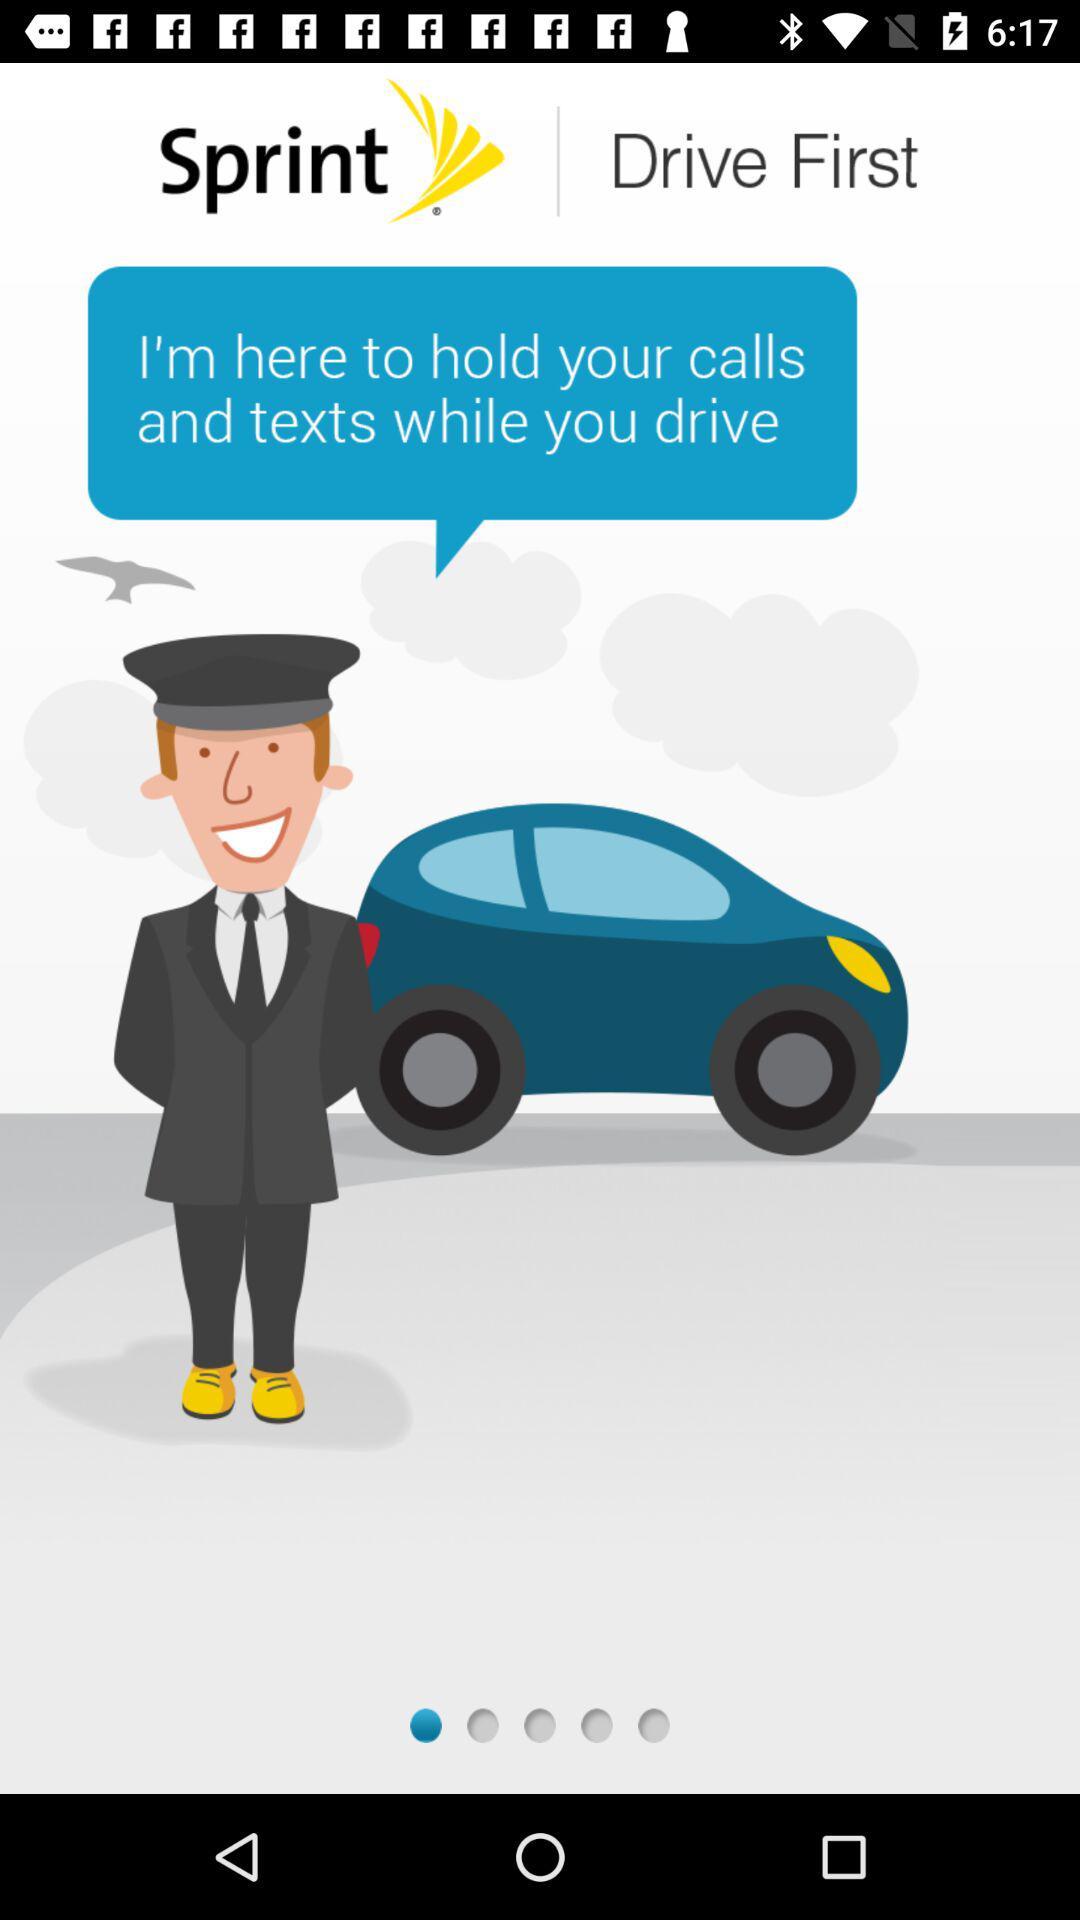  What do you see at coordinates (596, 1724) in the screenshot?
I see `next page` at bounding box center [596, 1724].